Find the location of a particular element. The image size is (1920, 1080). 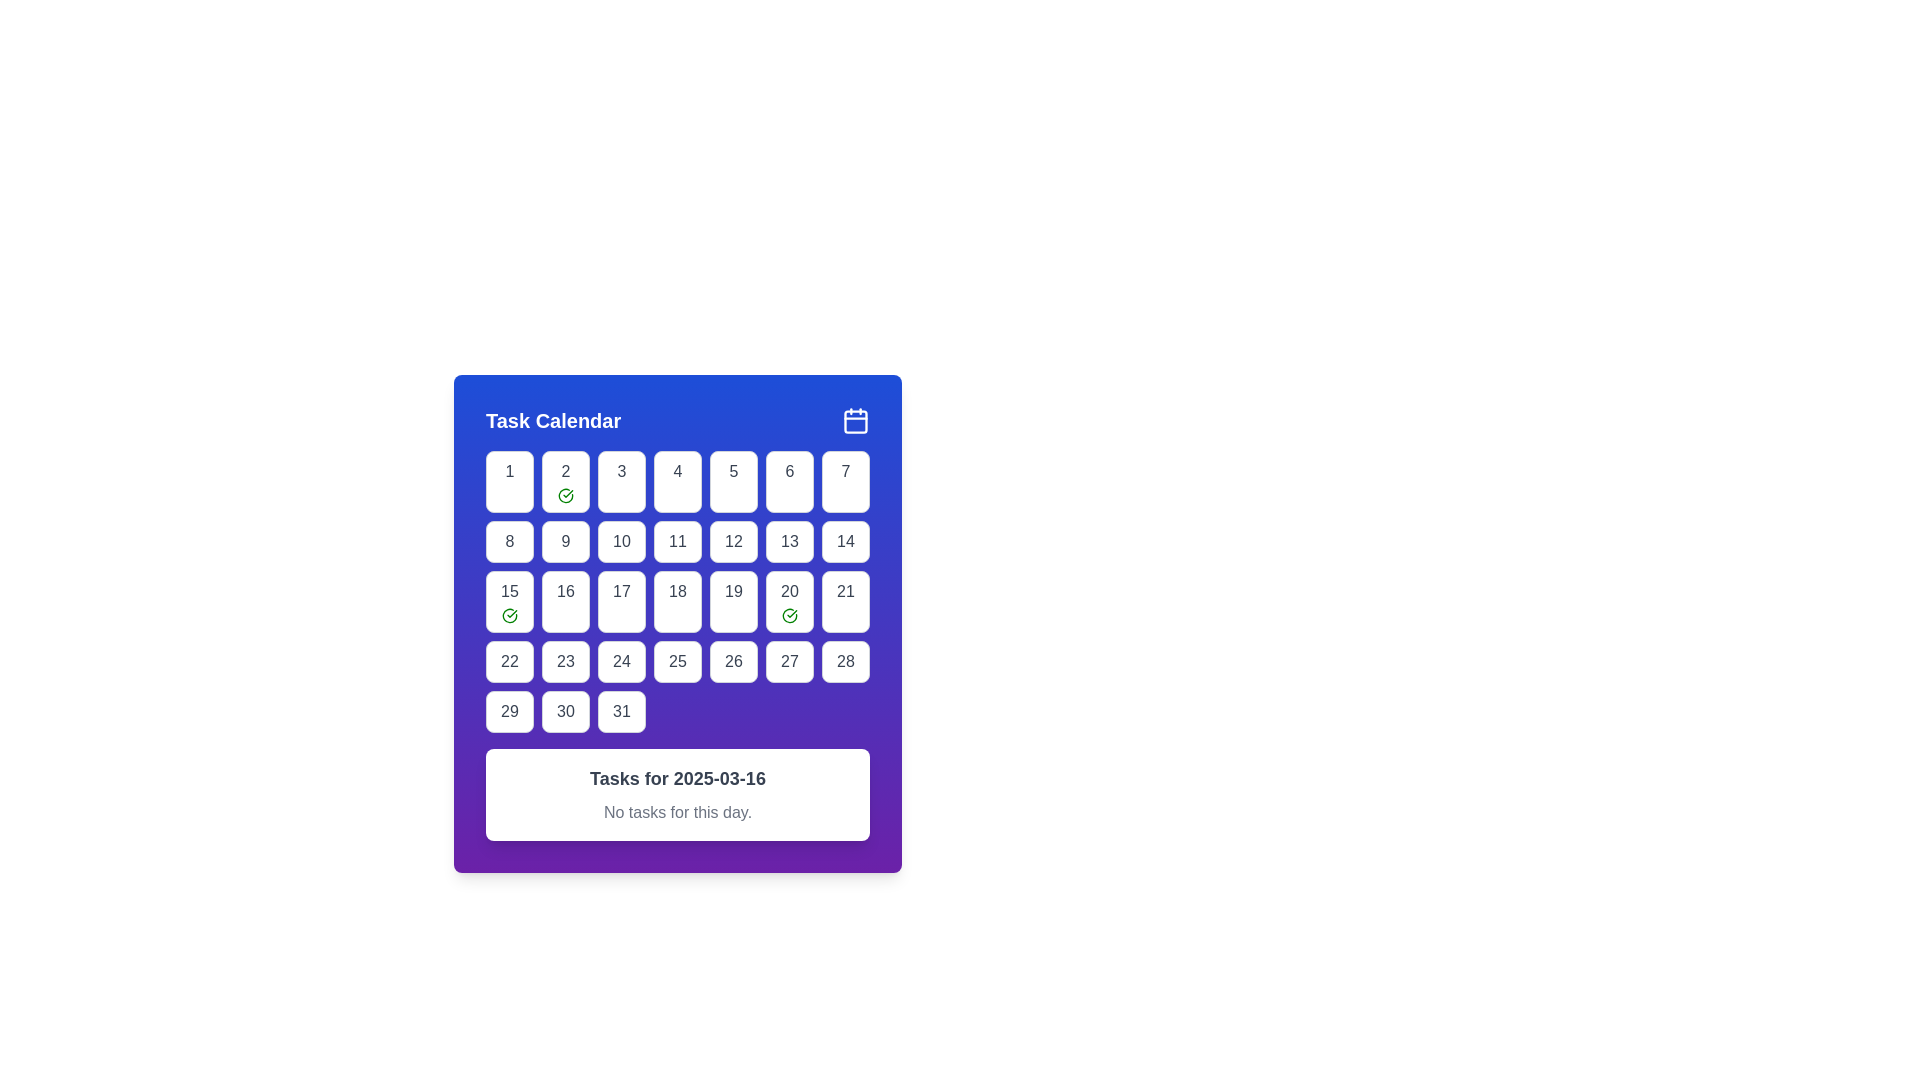

the button labeled '6' in the calendar grid for keyboard interaction is located at coordinates (789, 482).